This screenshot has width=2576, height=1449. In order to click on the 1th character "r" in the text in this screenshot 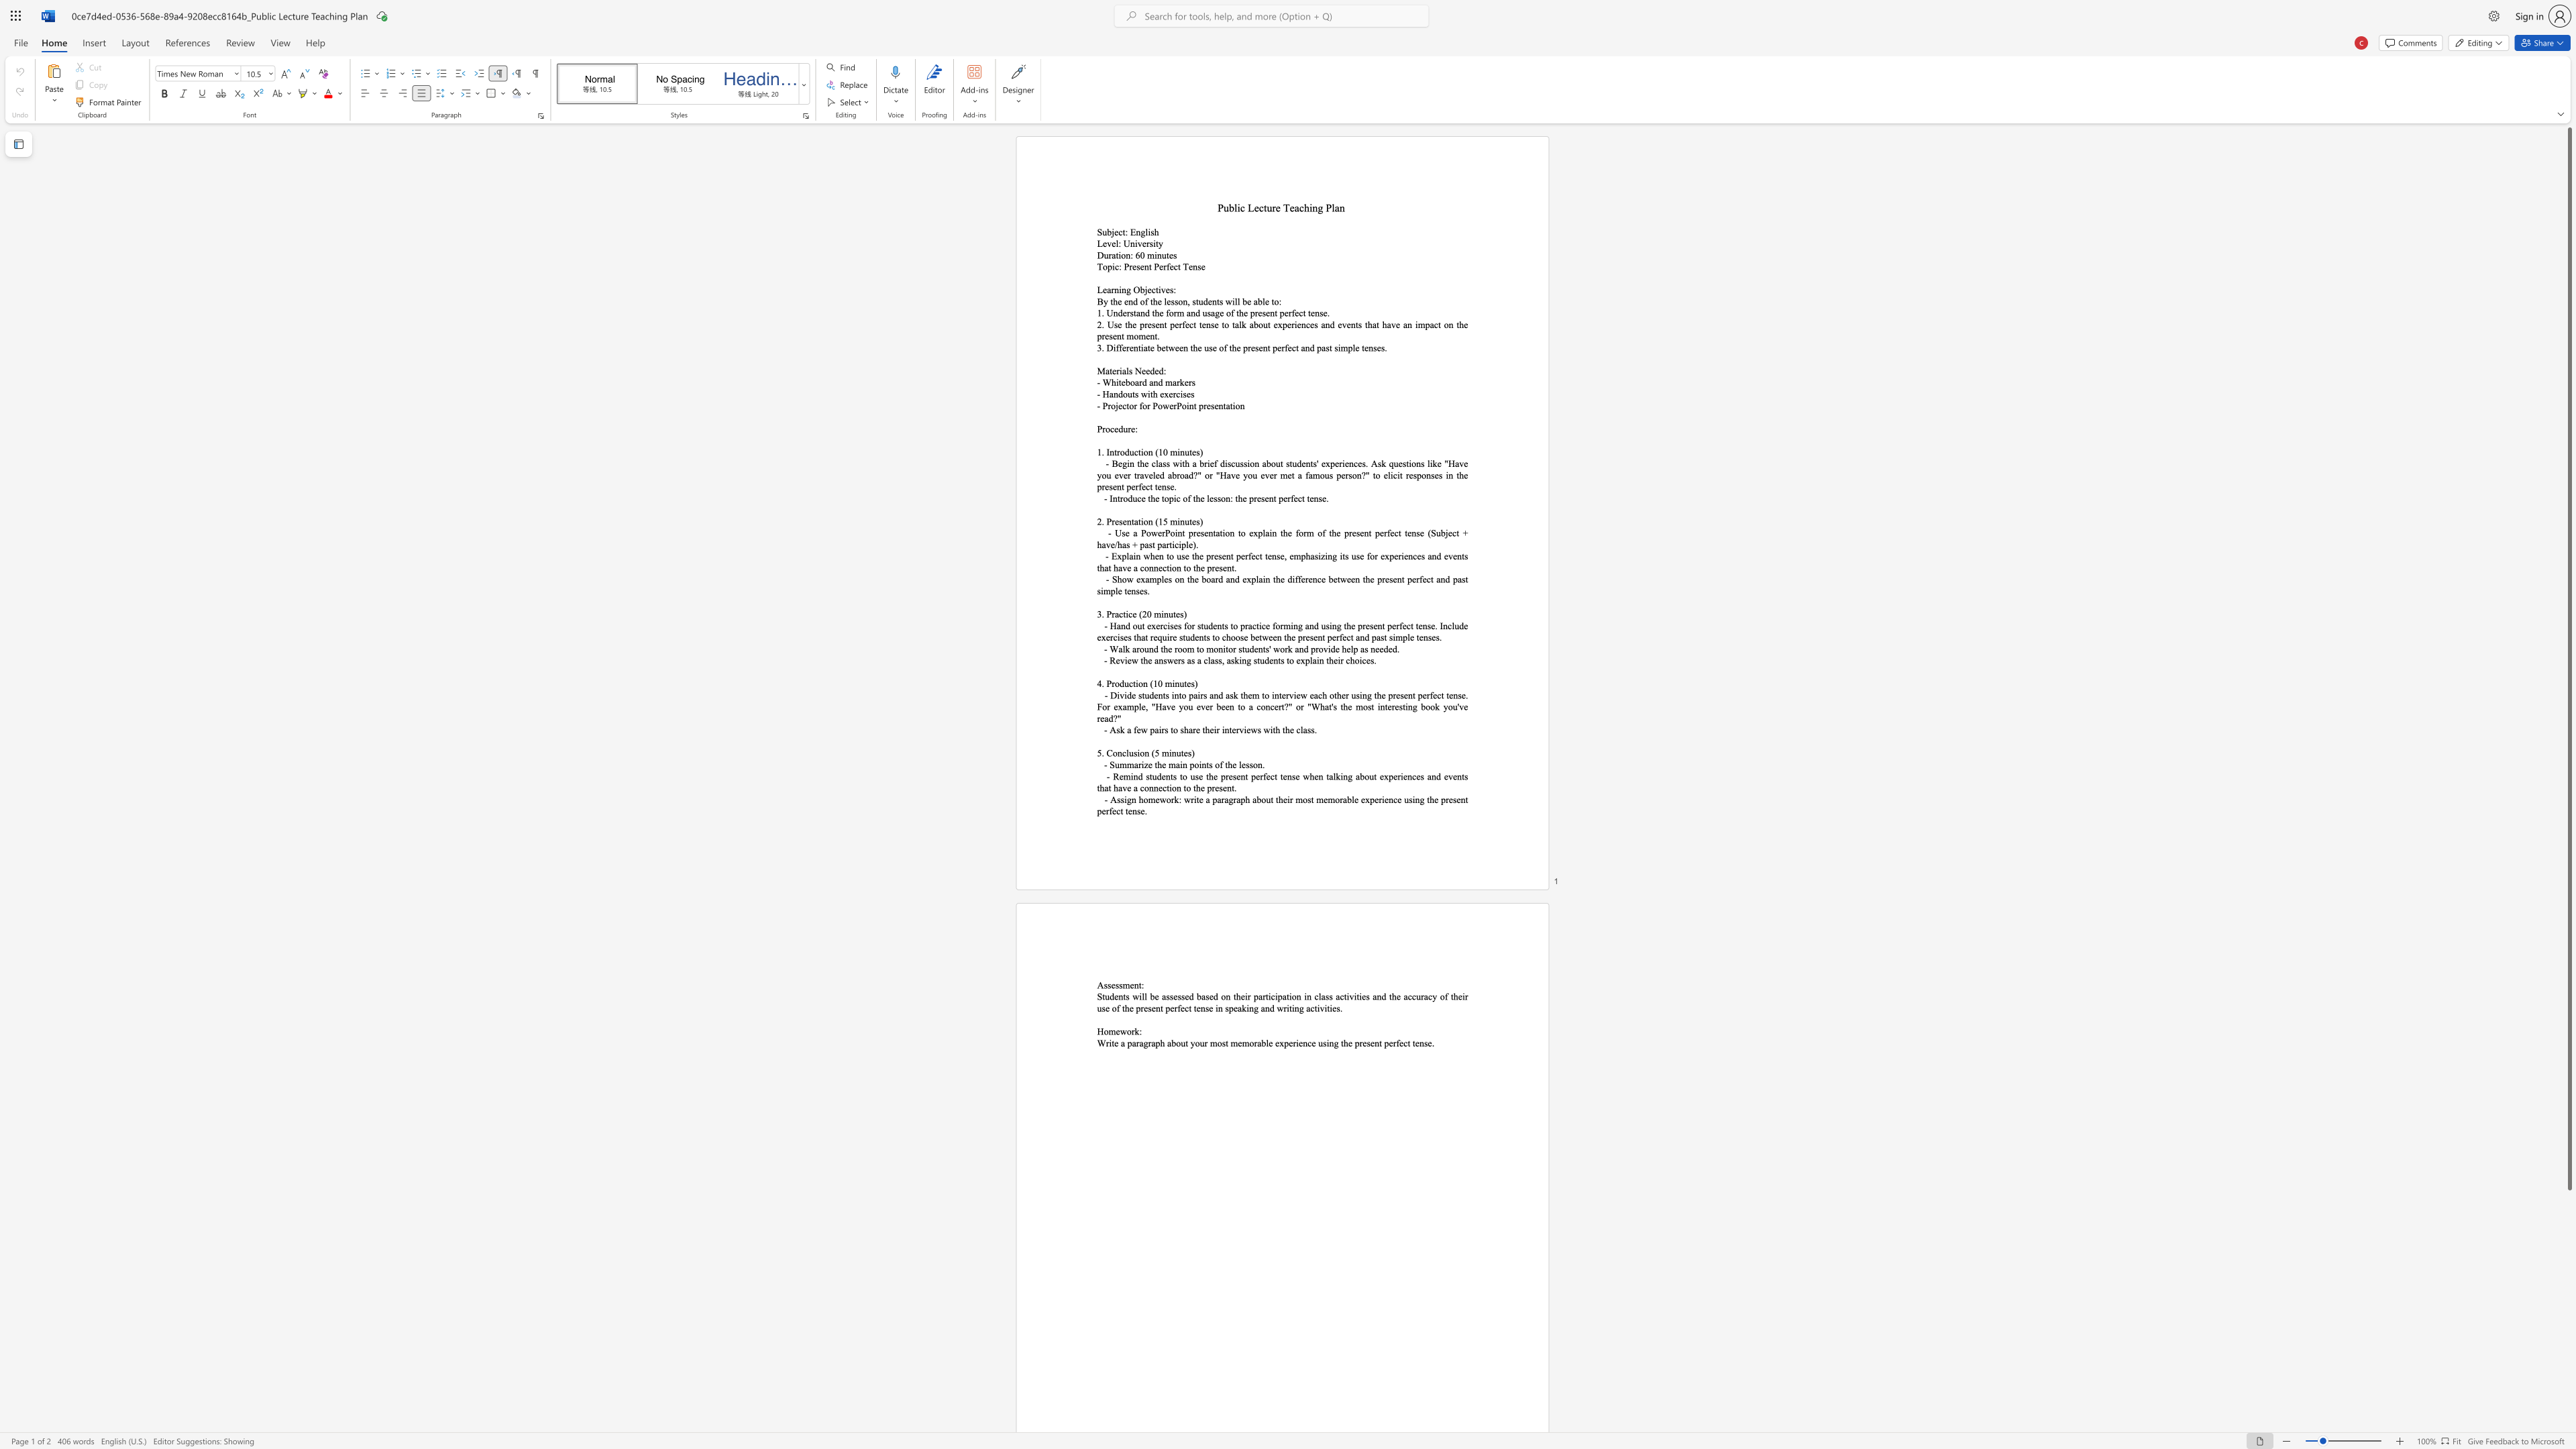, I will do `click(1140, 381)`.